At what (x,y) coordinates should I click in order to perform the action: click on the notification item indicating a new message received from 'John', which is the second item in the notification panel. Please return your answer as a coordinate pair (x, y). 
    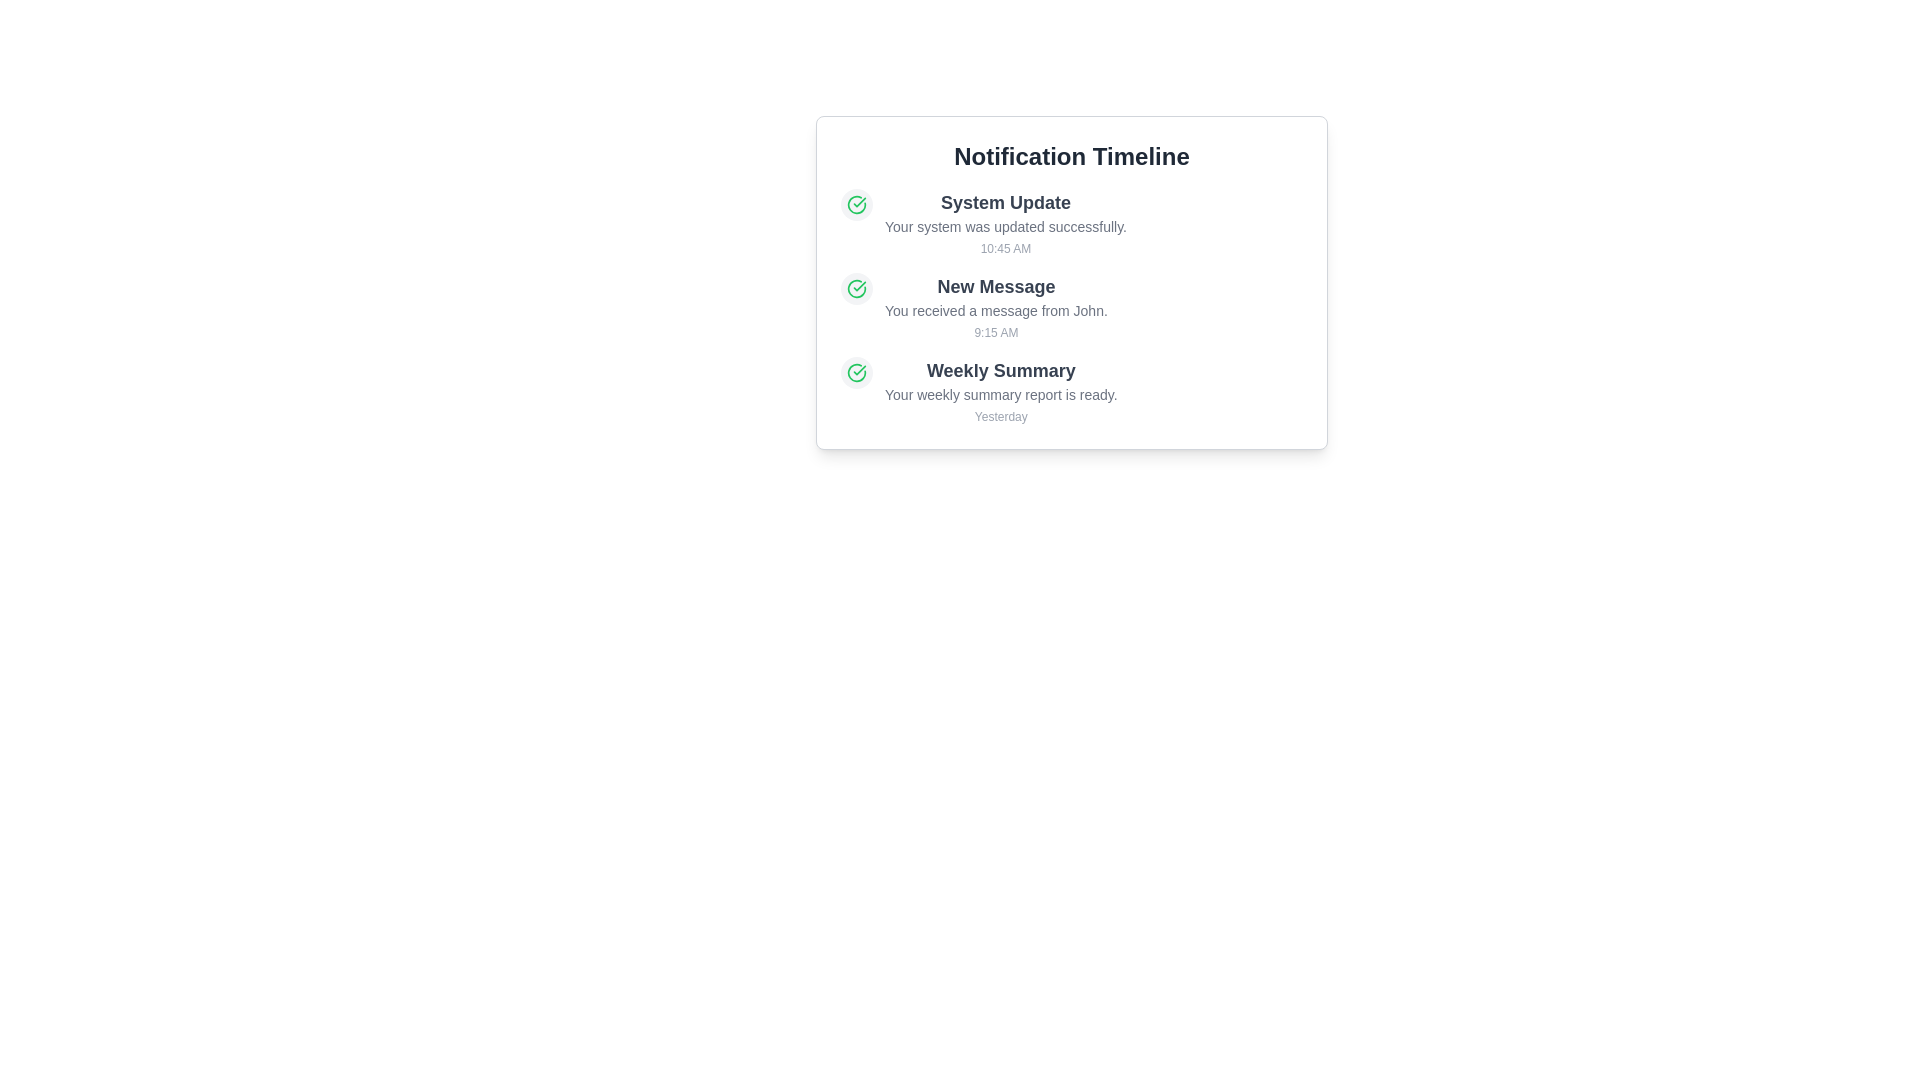
    Looking at the image, I should click on (996, 307).